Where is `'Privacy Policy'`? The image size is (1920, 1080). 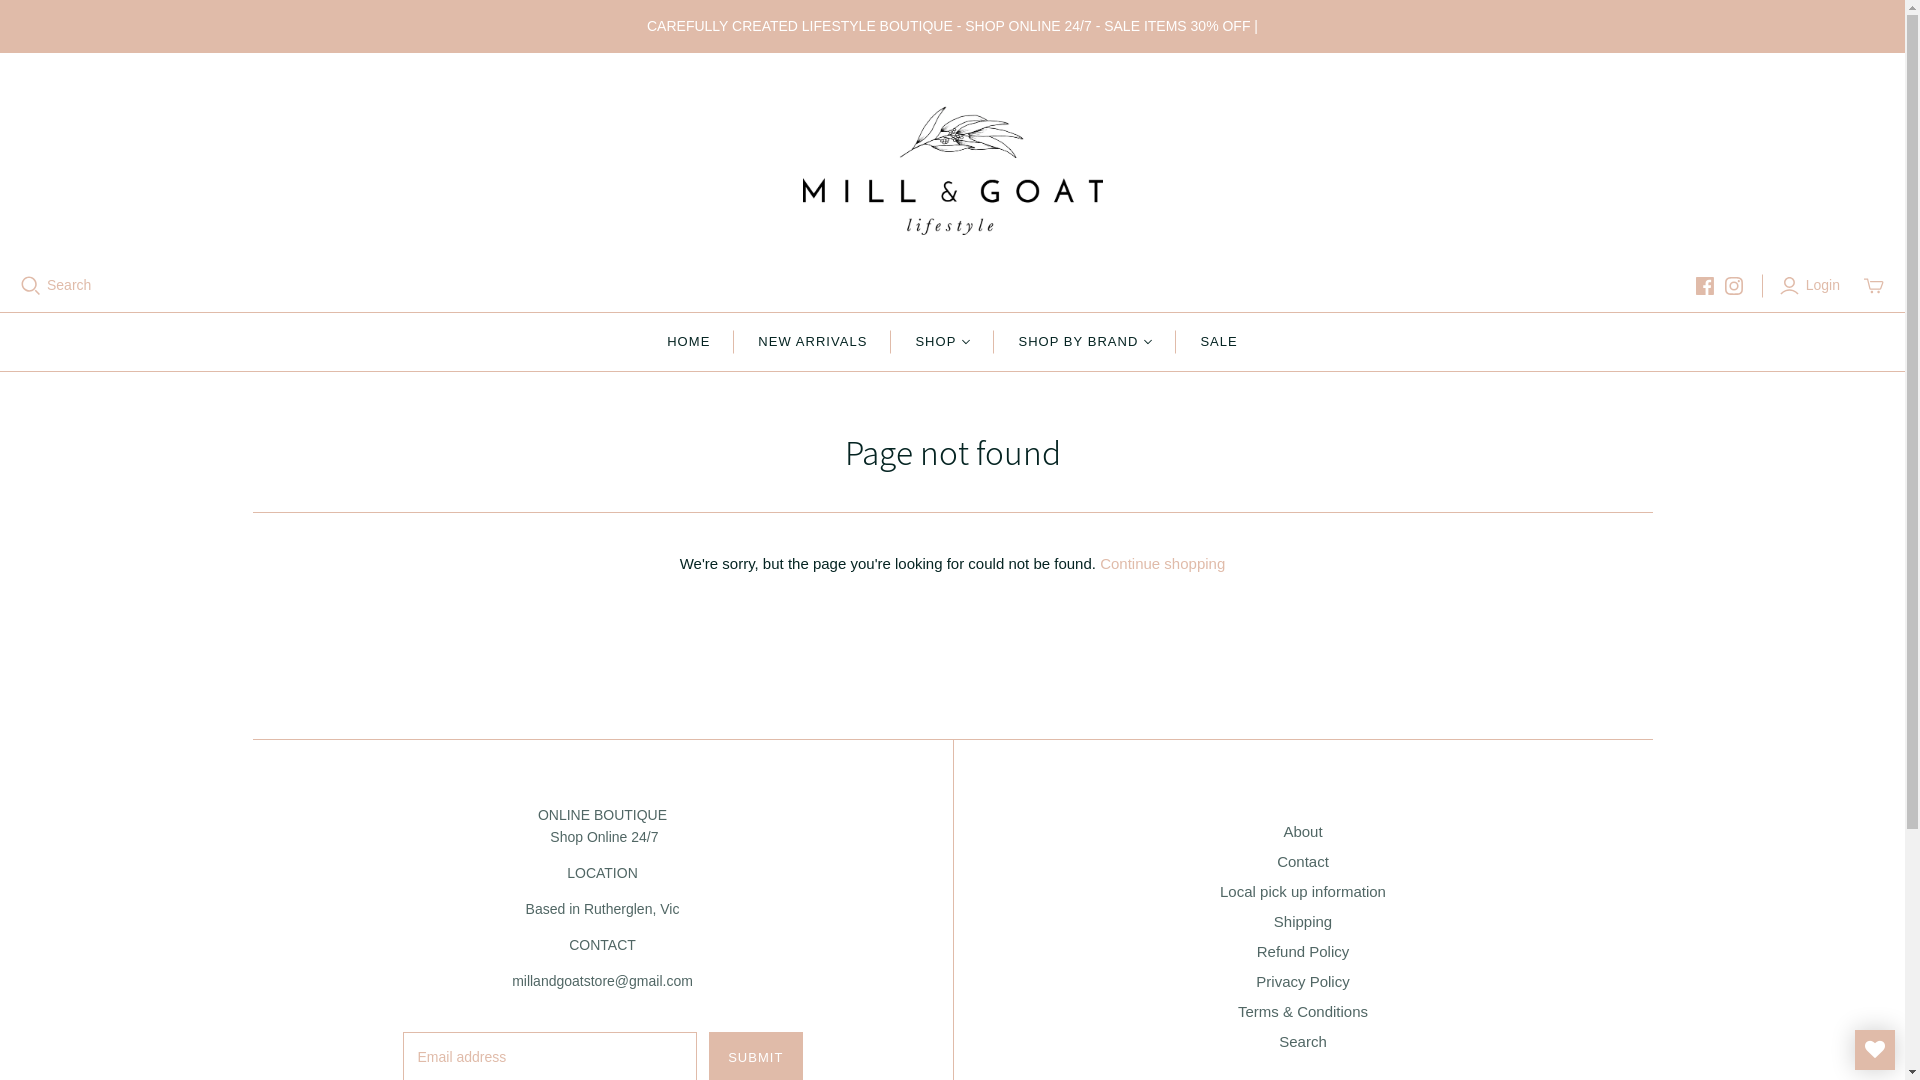 'Privacy Policy' is located at coordinates (1255, 980).